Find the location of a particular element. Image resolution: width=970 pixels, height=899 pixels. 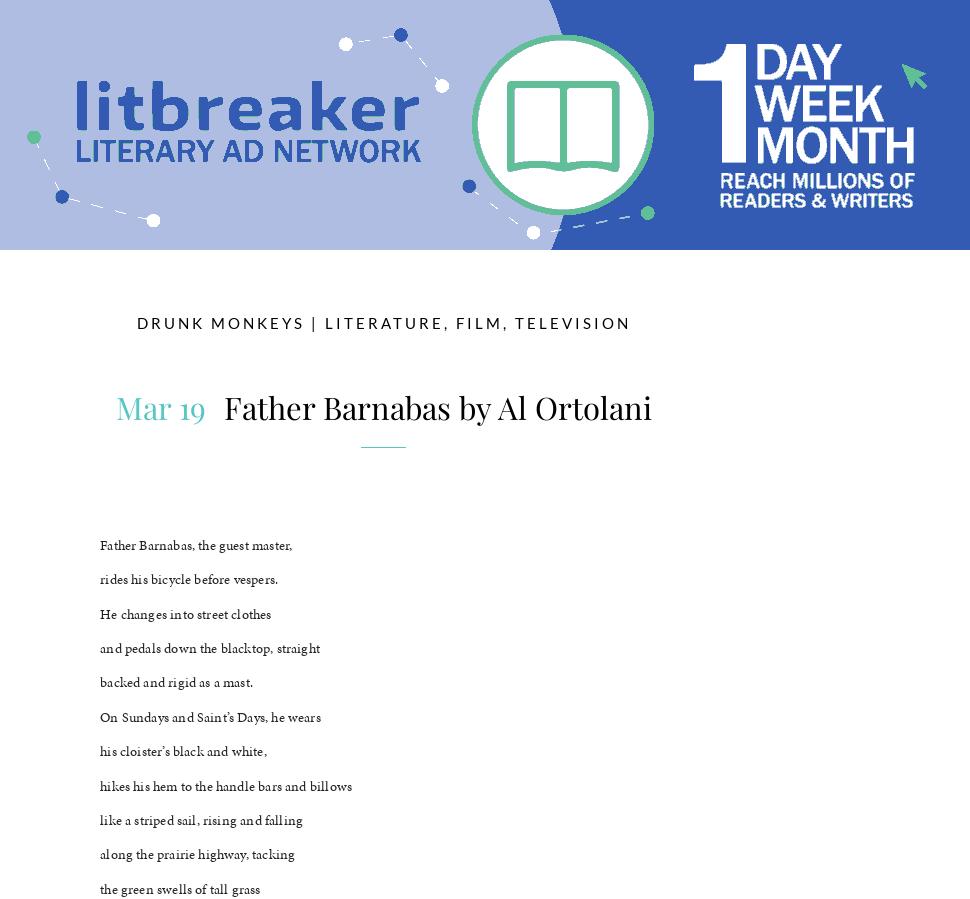

'He changes into street clothes' is located at coordinates (184, 612).